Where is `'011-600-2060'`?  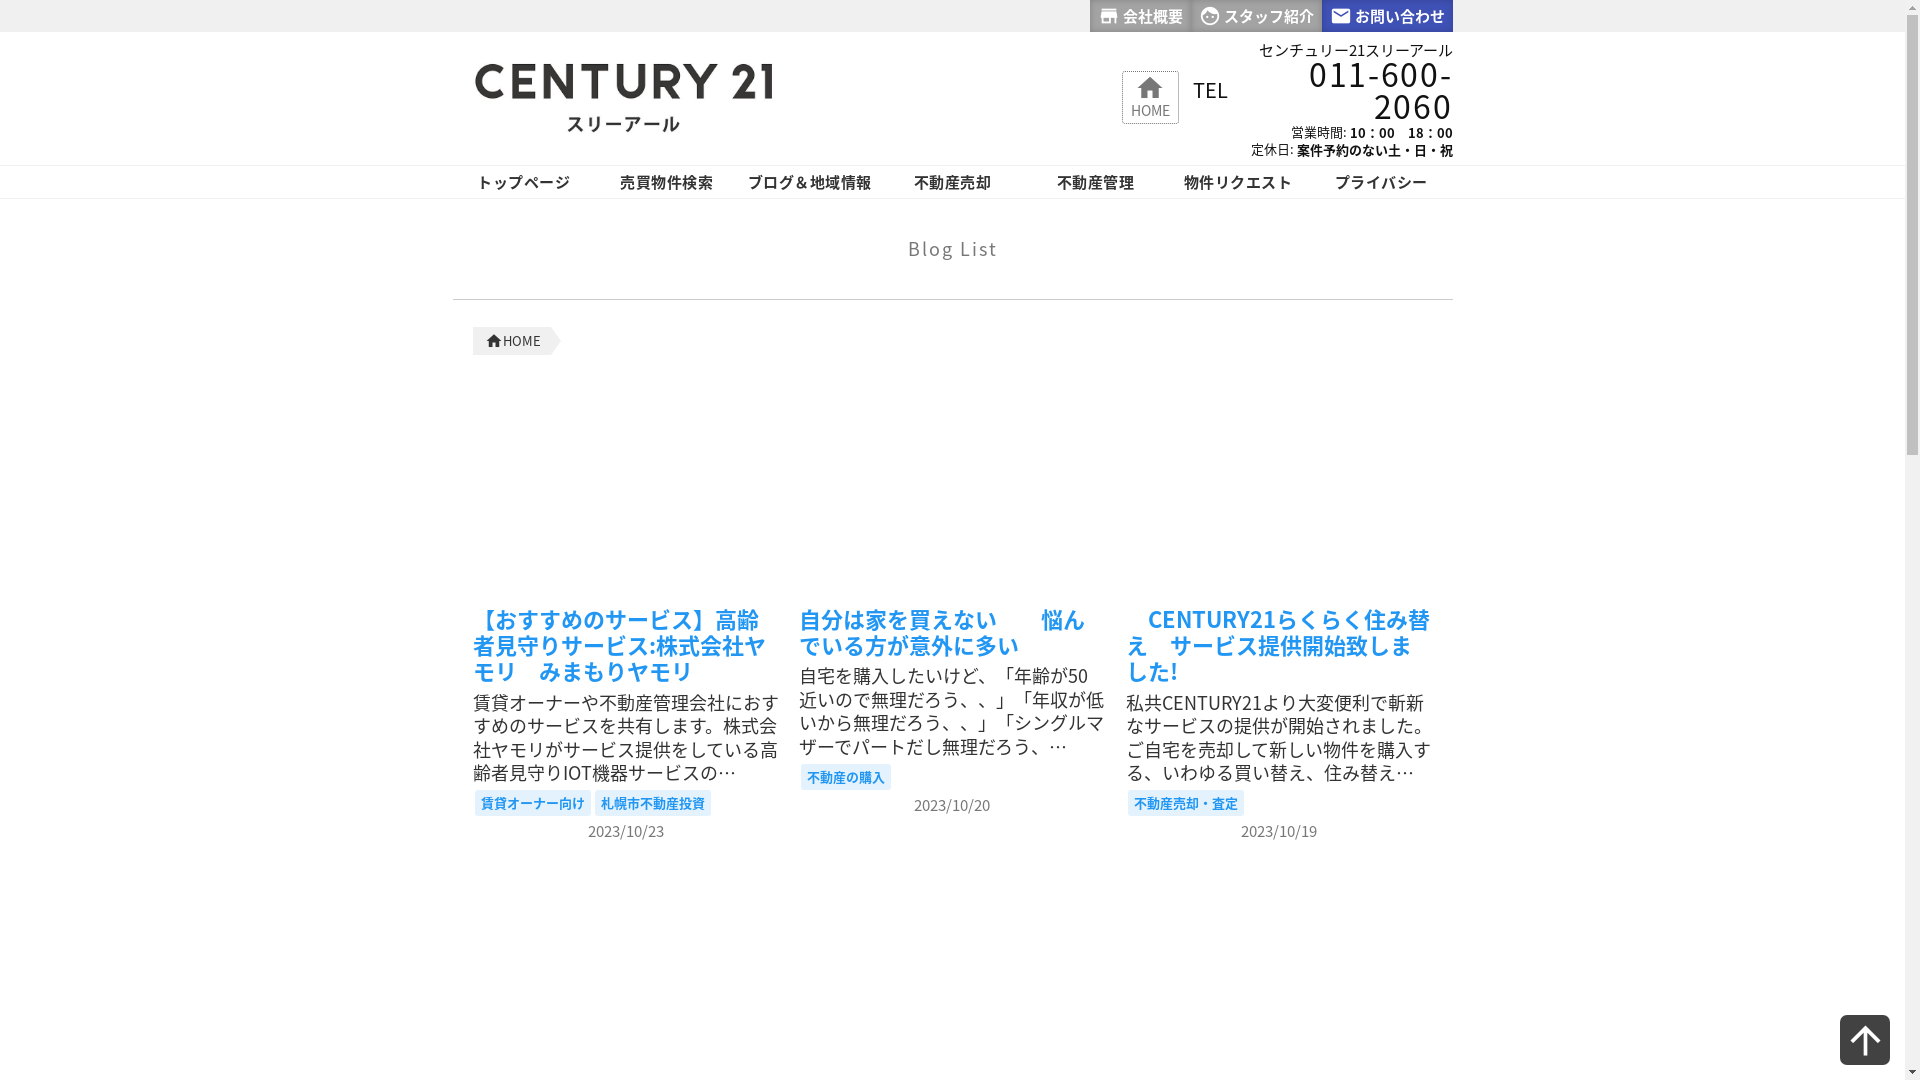 '011-600-2060' is located at coordinates (1340, 88).